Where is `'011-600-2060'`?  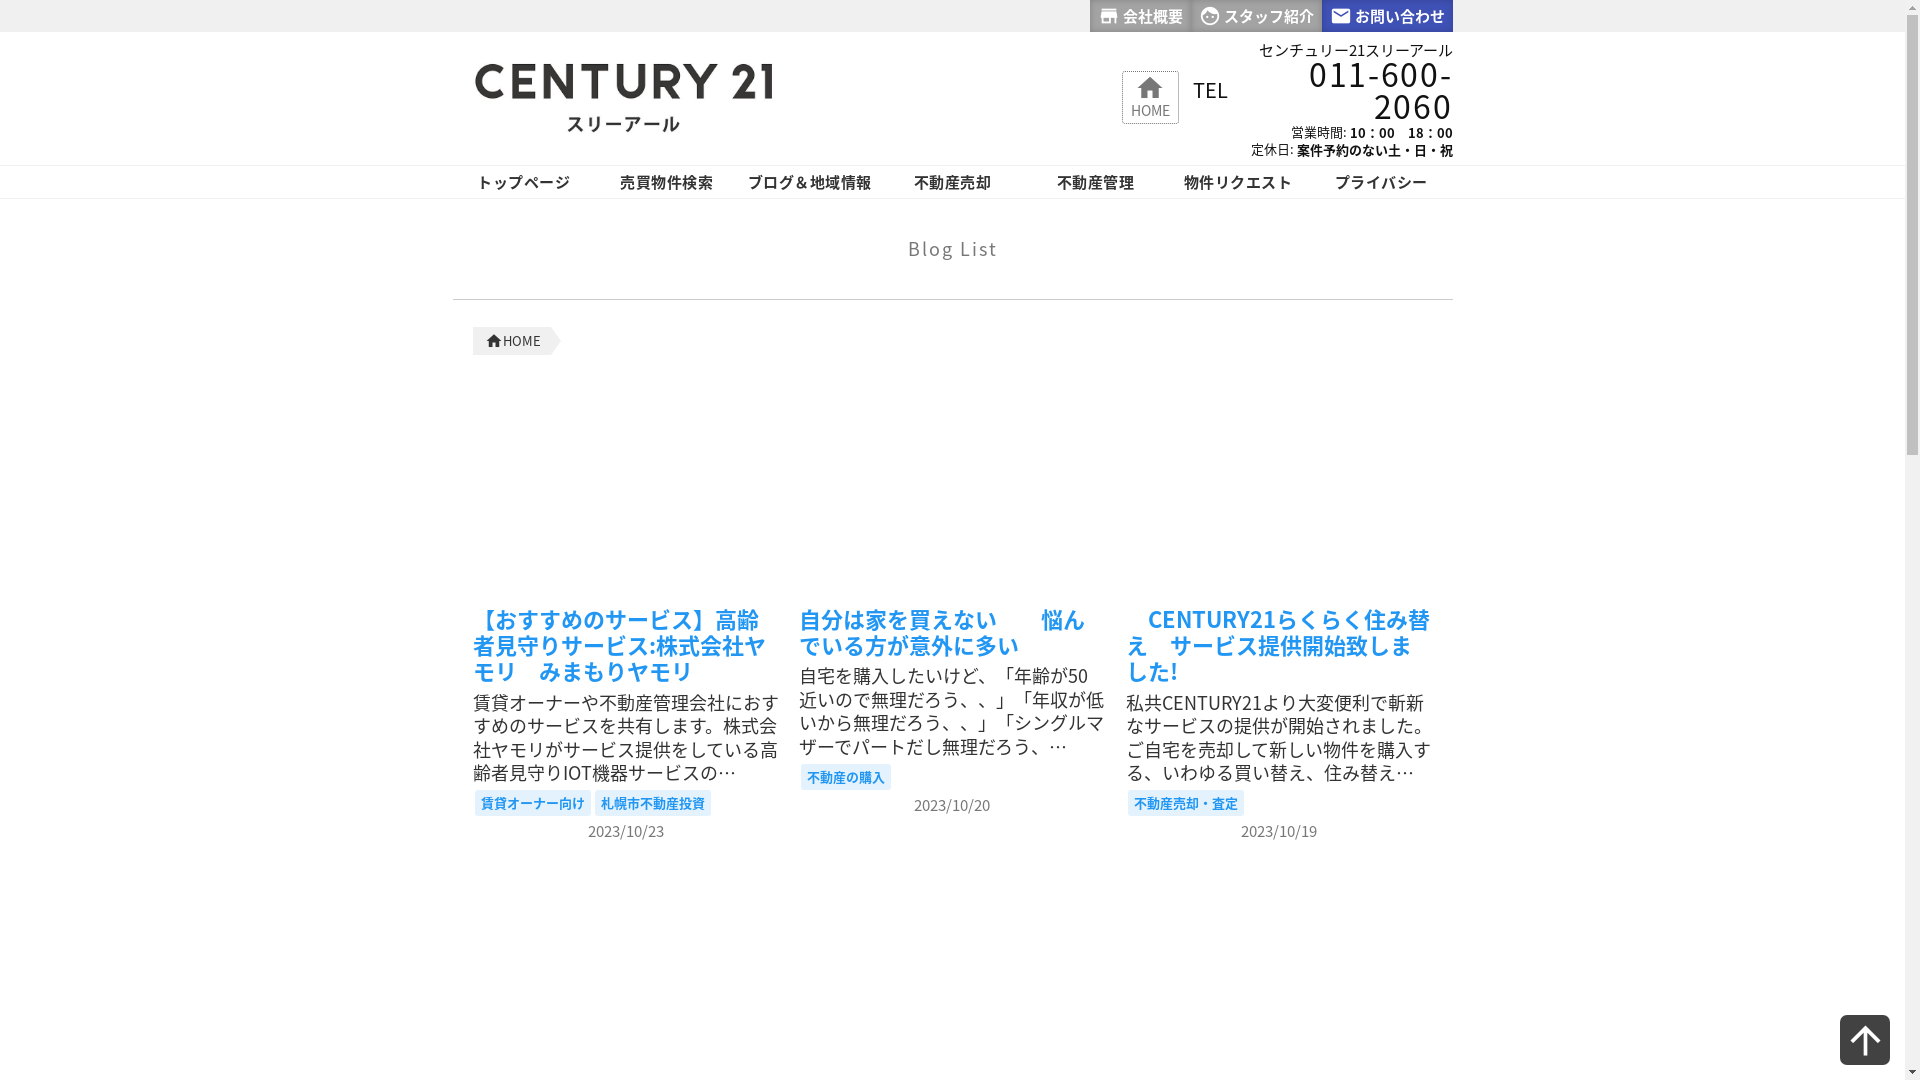 '011-600-2060' is located at coordinates (1340, 88).